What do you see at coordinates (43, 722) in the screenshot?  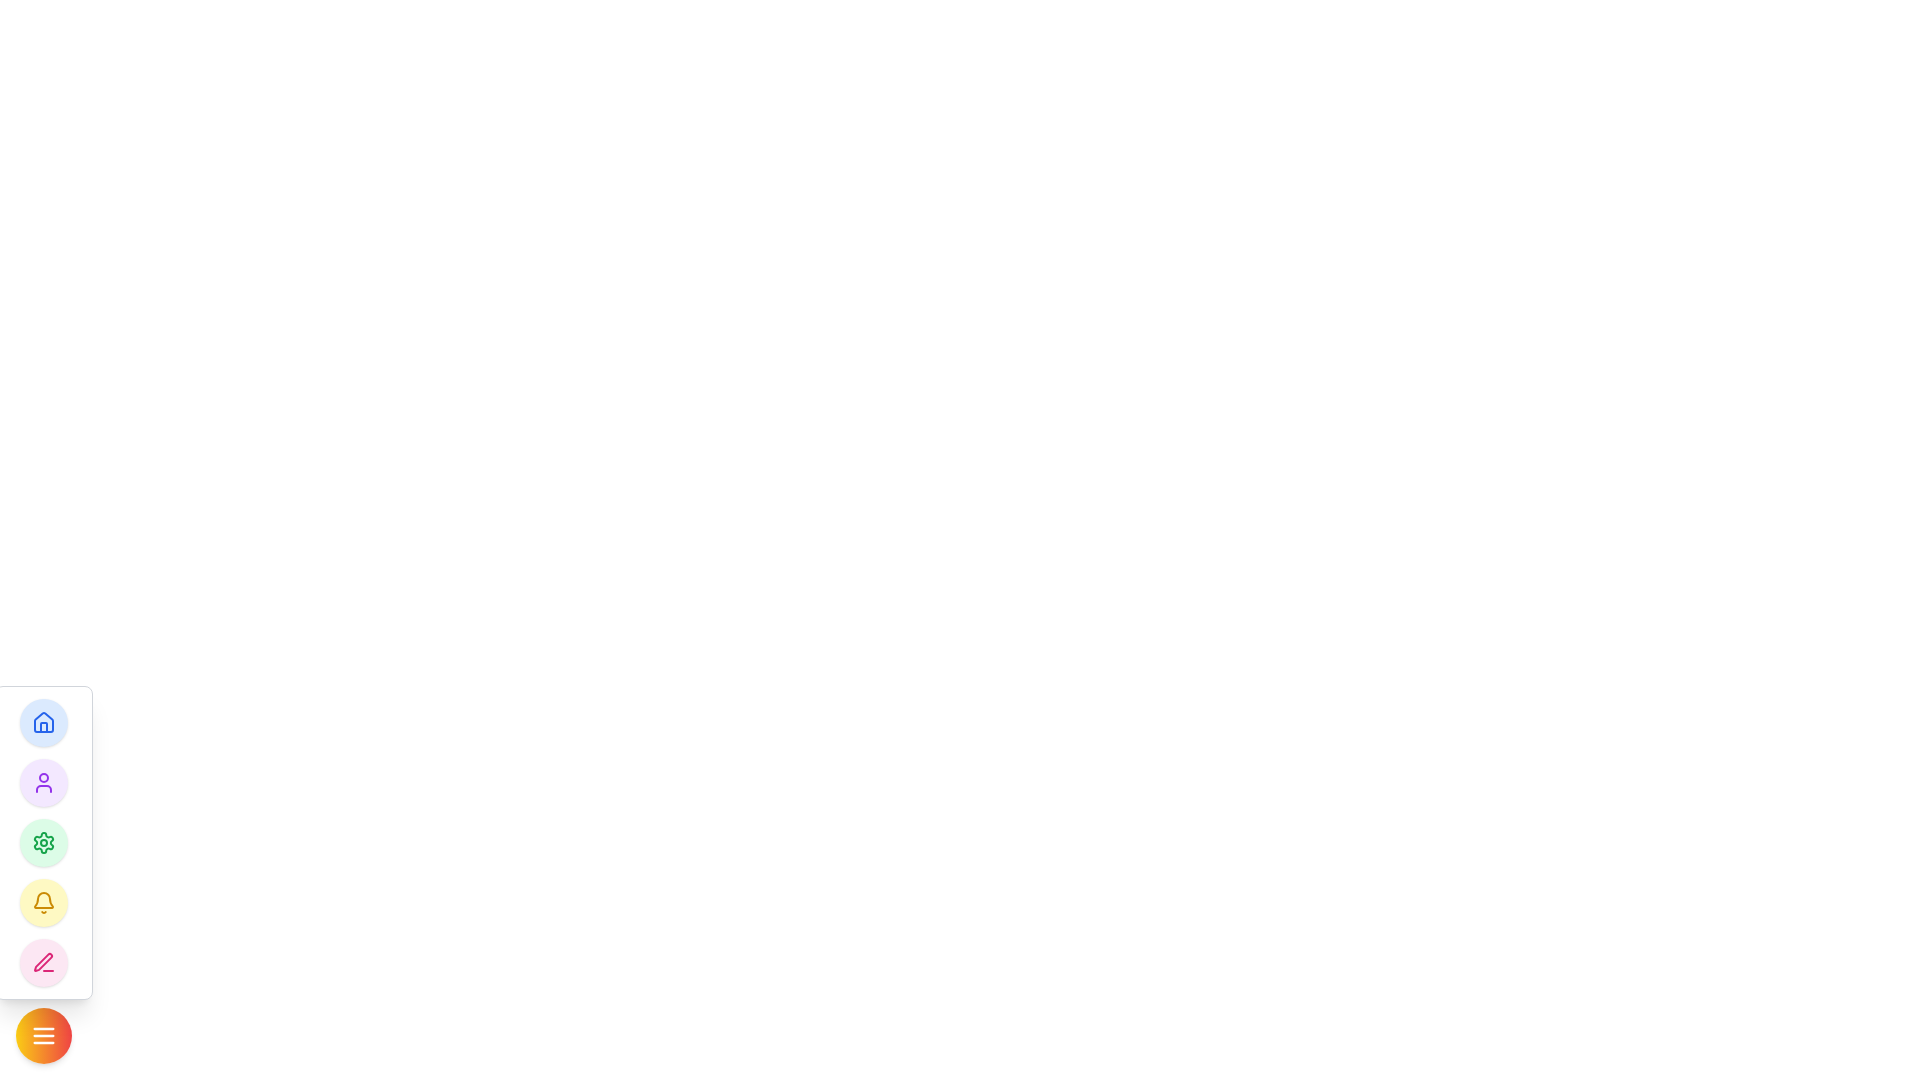 I see `the topmost circular button in the vertical menu on the left side of the interface` at bounding box center [43, 722].